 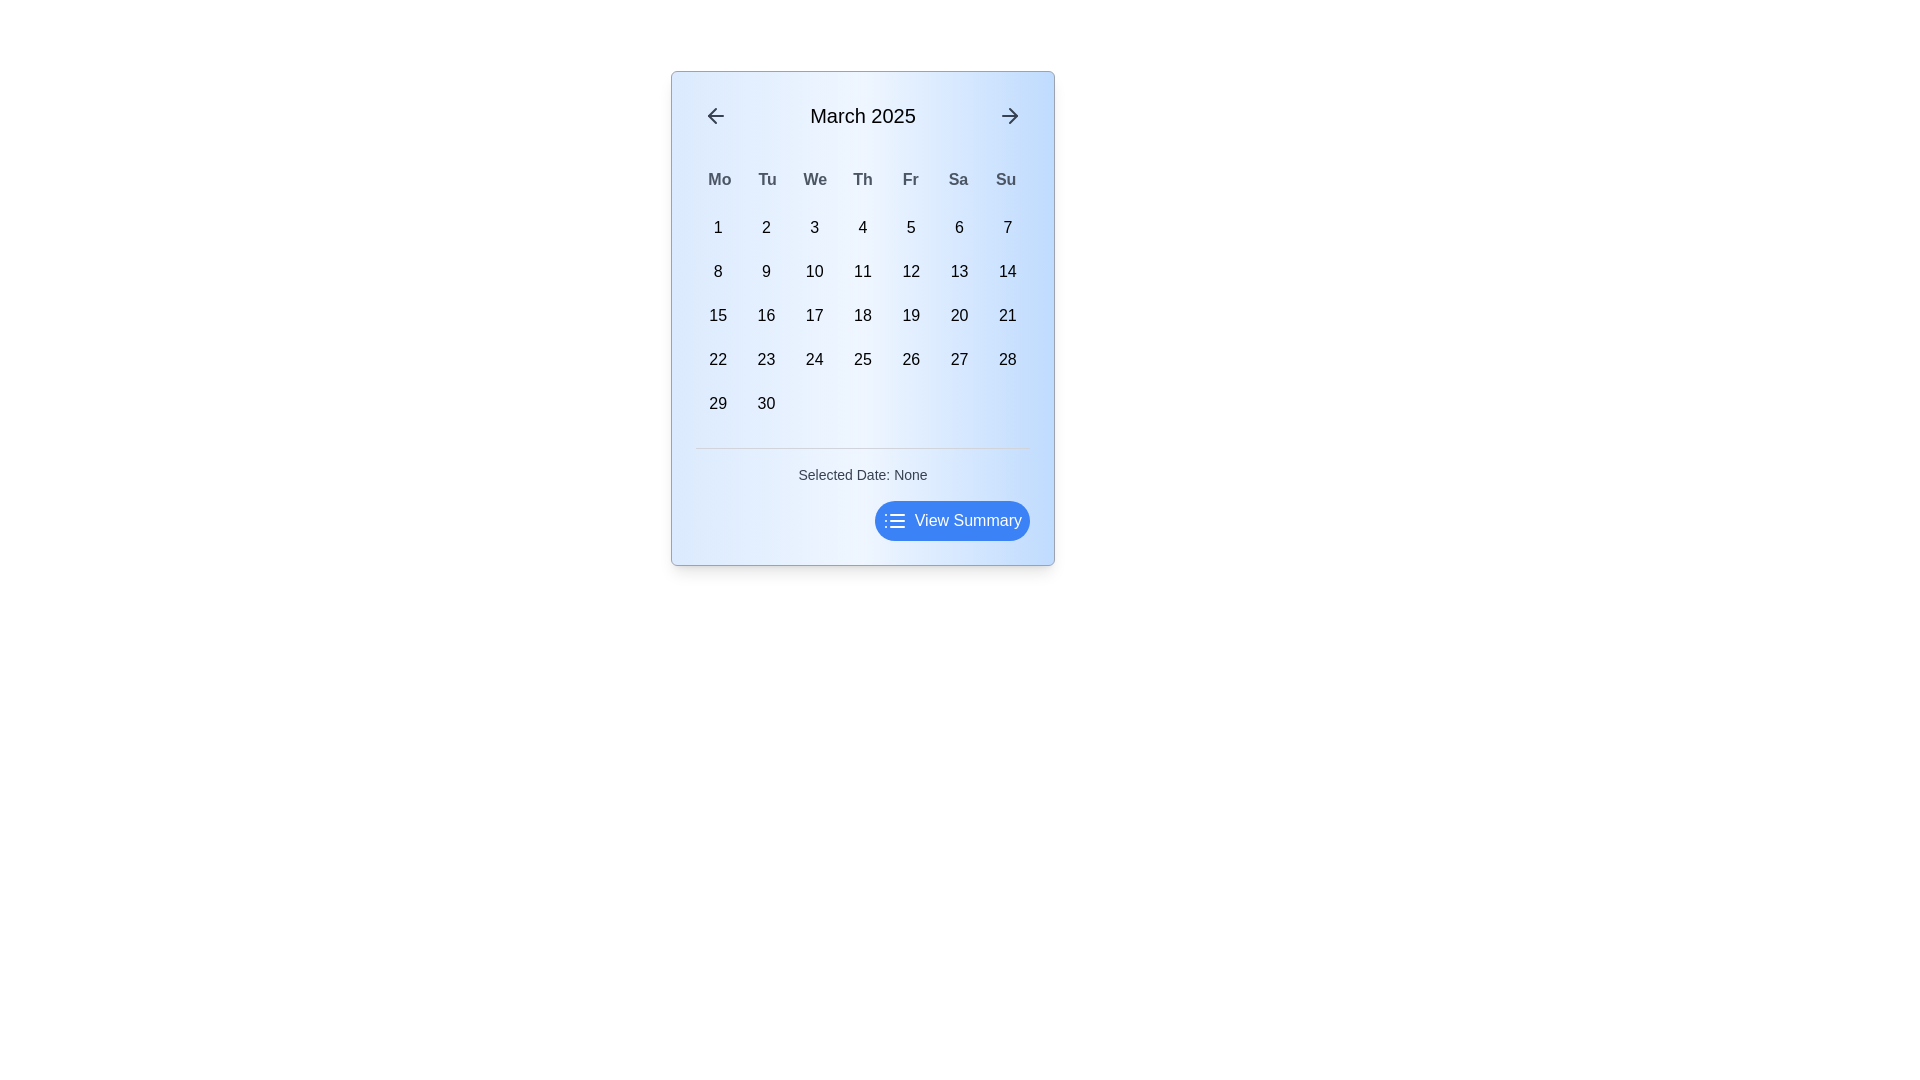 I want to click on the rounded button labeled '13' in the calendar grid, so click(x=958, y=272).